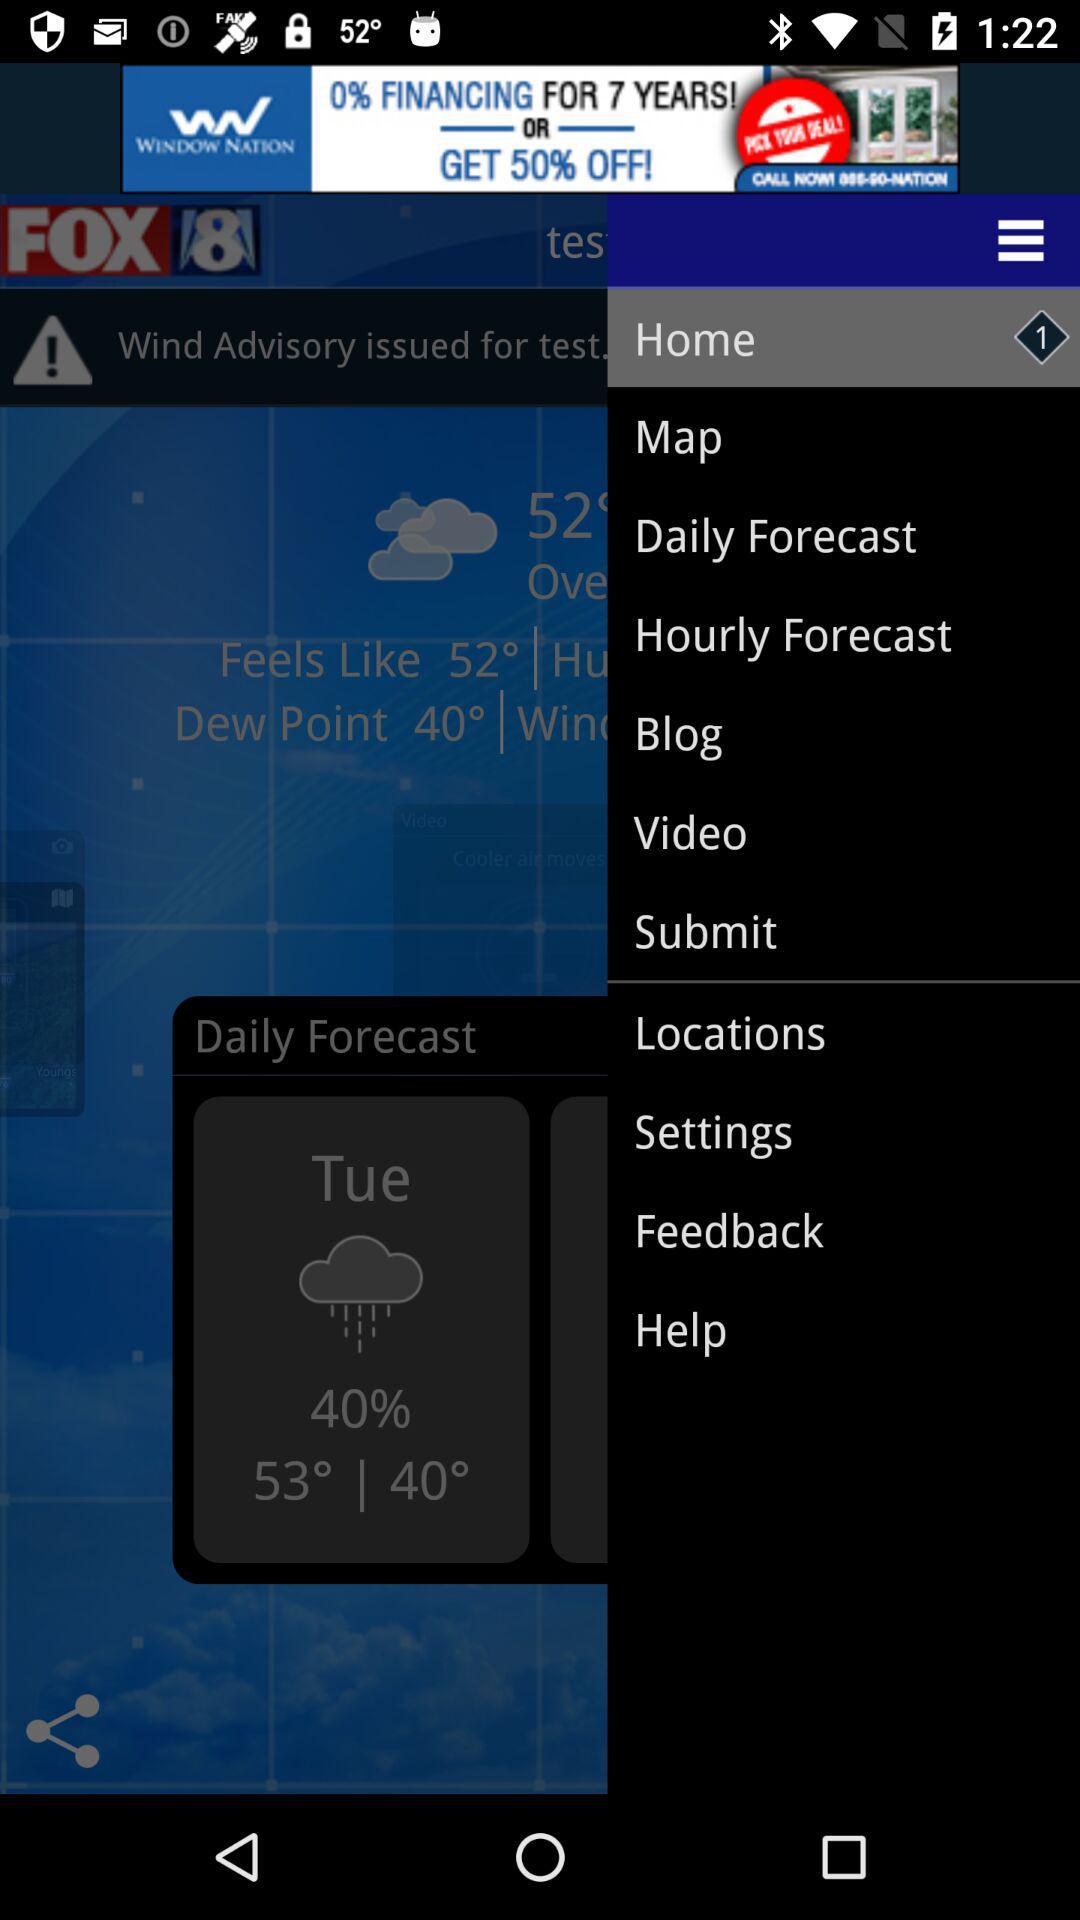 The height and width of the screenshot is (1920, 1080). I want to click on the share button on the bottom, so click(61, 1730).